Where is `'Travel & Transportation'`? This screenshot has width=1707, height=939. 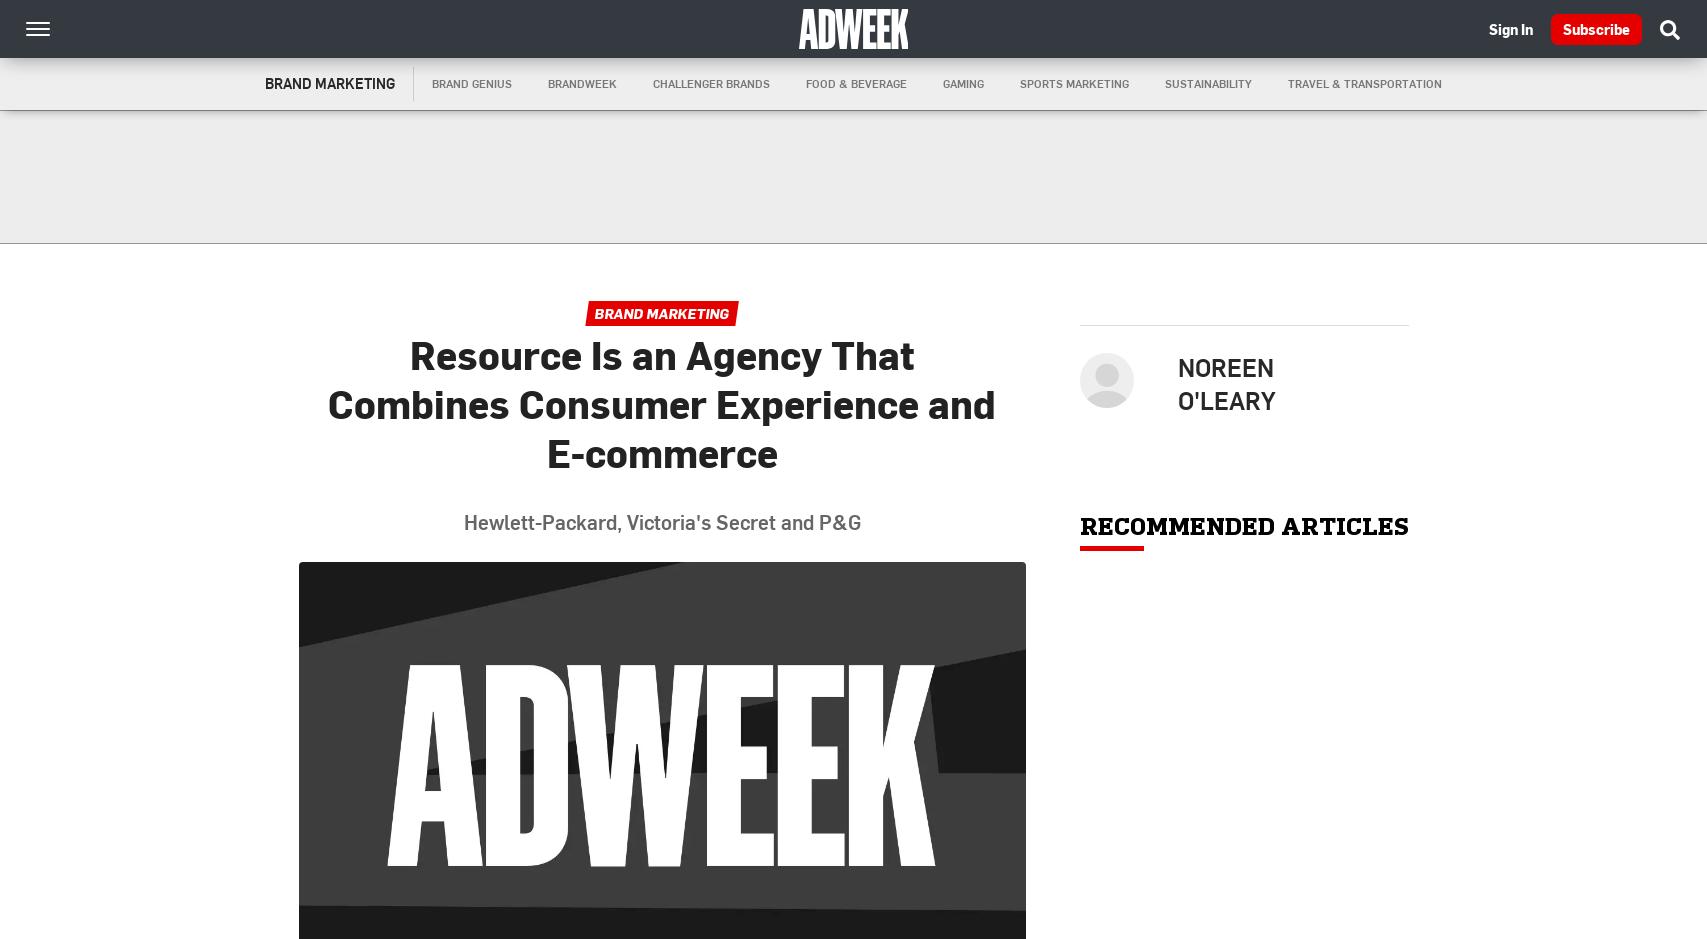 'Travel & Transportation' is located at coordinates (1363, 83).